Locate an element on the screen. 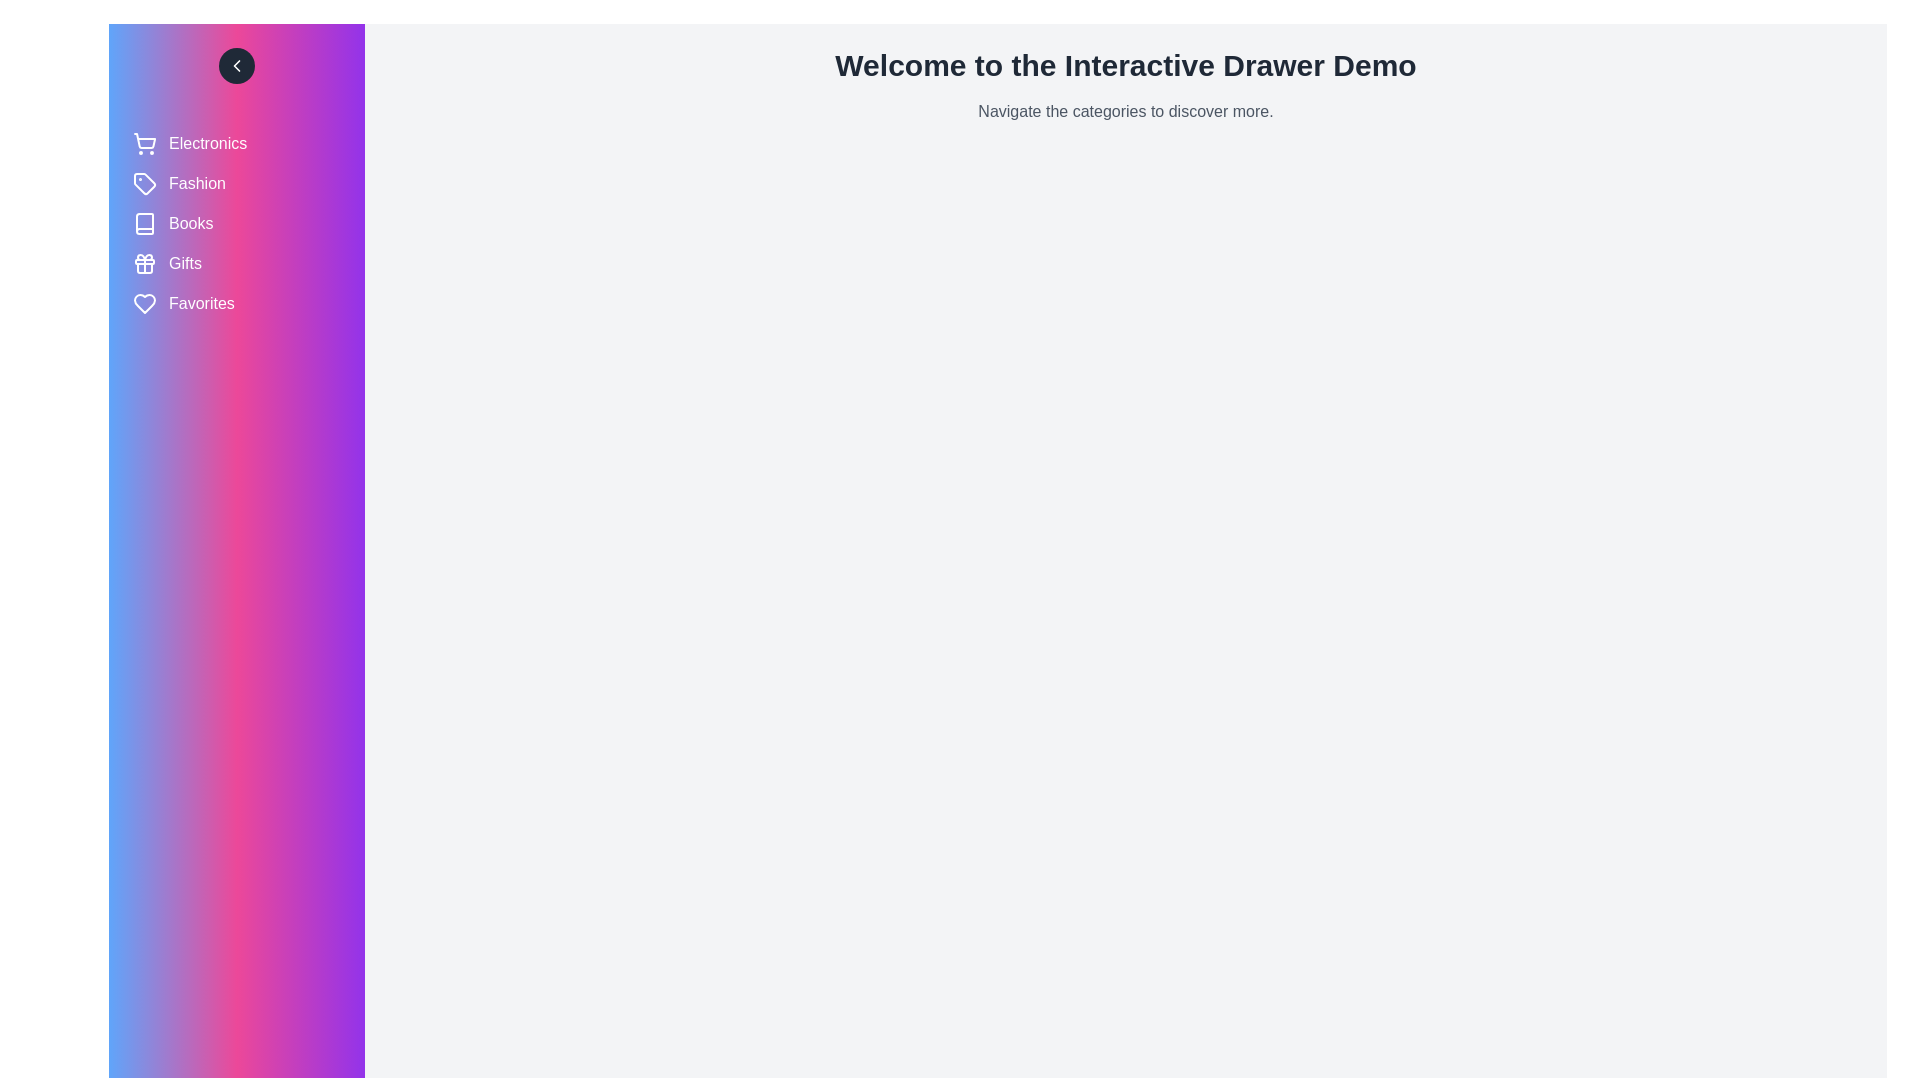 Image resolution: width=1920 pixels, height=1080 pixels. the category labeled Electronics to select it is located at coordinates (236, 142).